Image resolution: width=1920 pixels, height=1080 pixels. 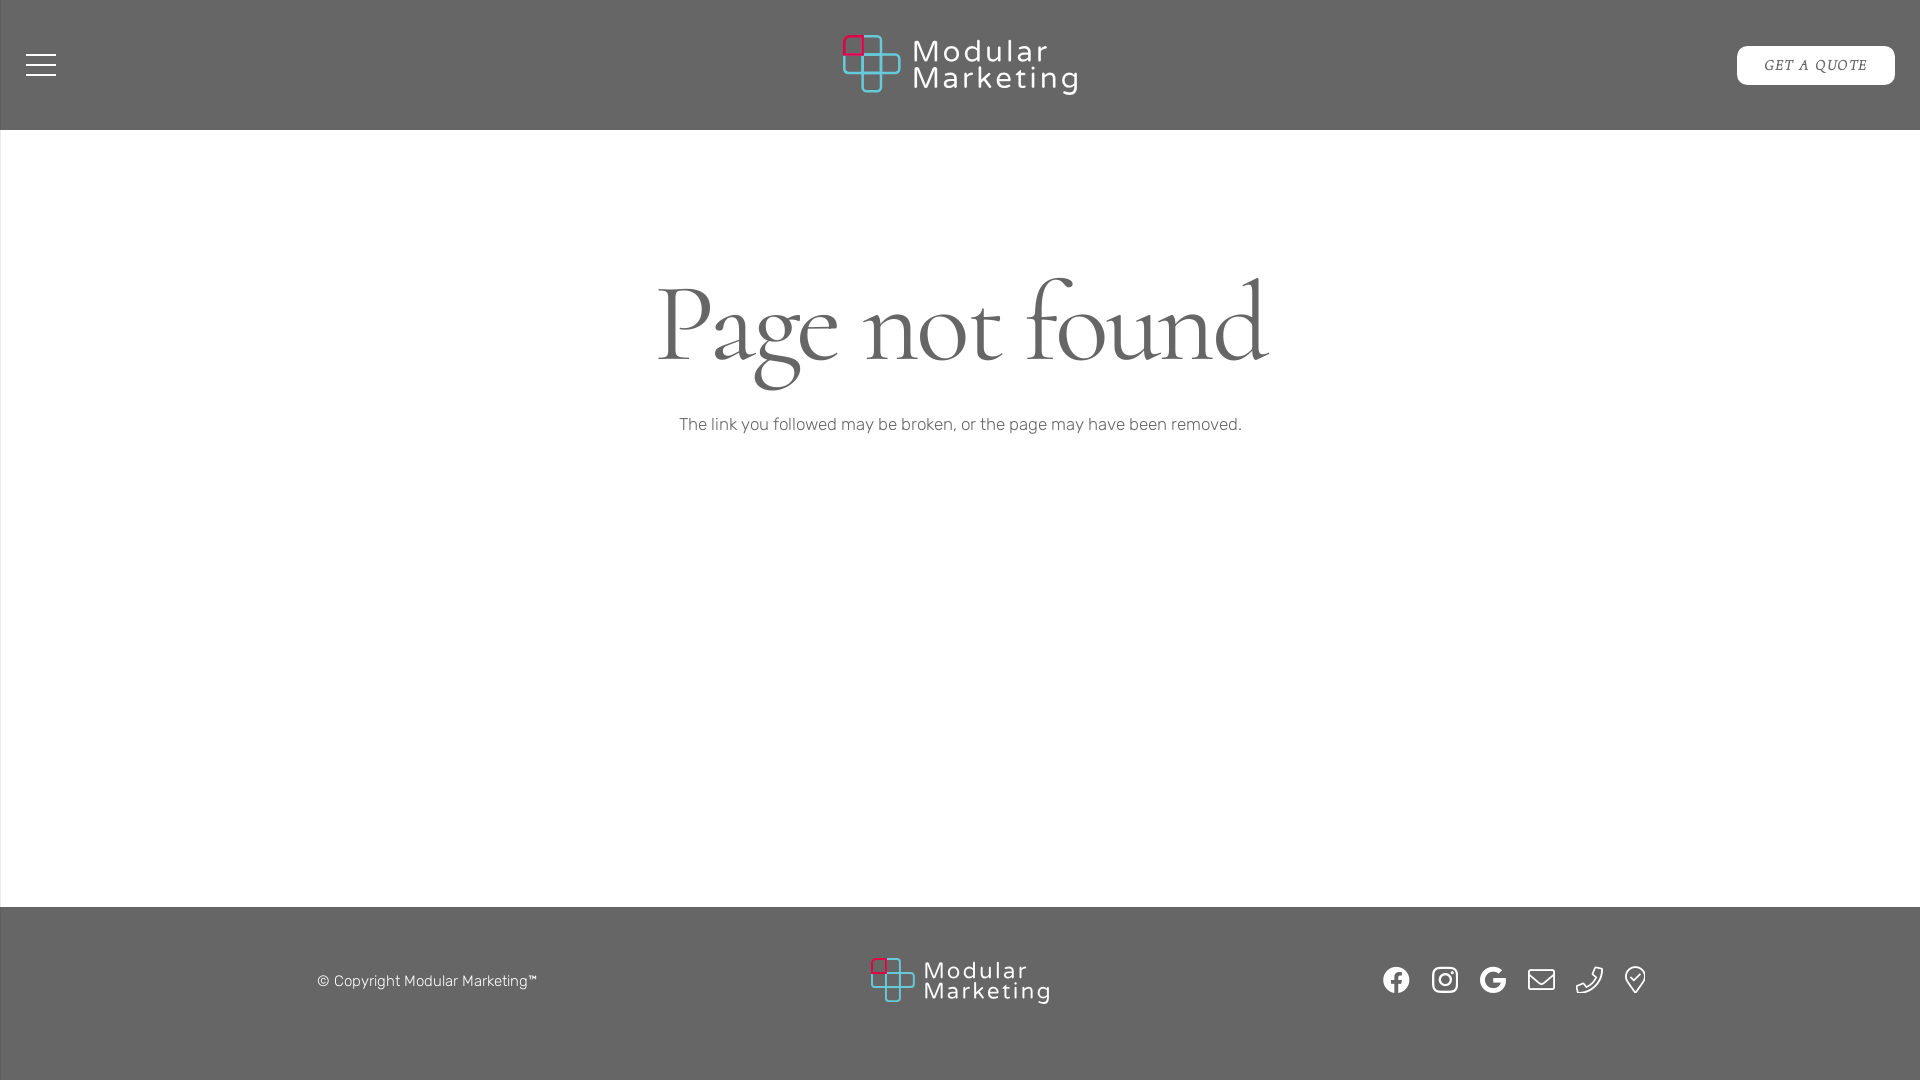 What do you see at coordinates (1588, 978) in the screenshot?
I see `'Title'` at bounding box center [1588, 978].